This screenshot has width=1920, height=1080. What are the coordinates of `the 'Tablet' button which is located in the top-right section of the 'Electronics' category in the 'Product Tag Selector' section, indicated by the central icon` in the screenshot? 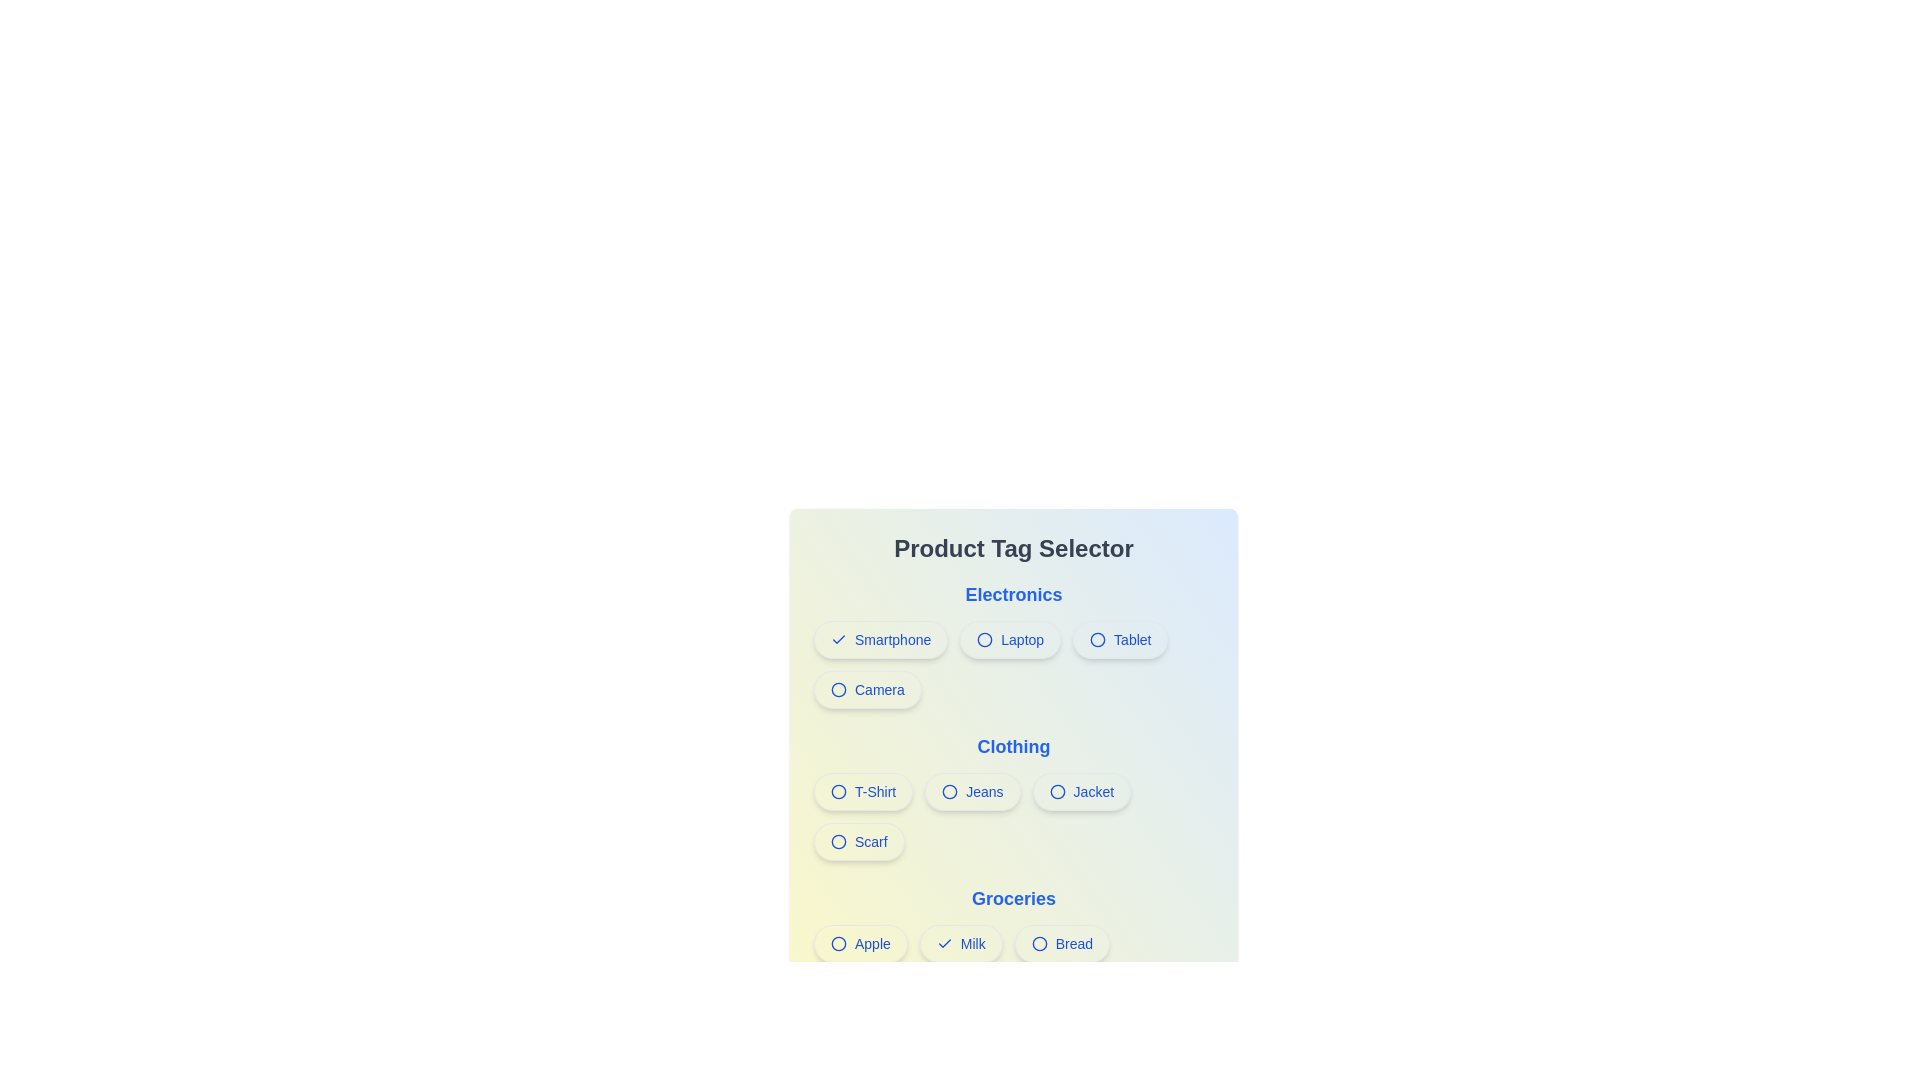 It's located at (1097, 640).